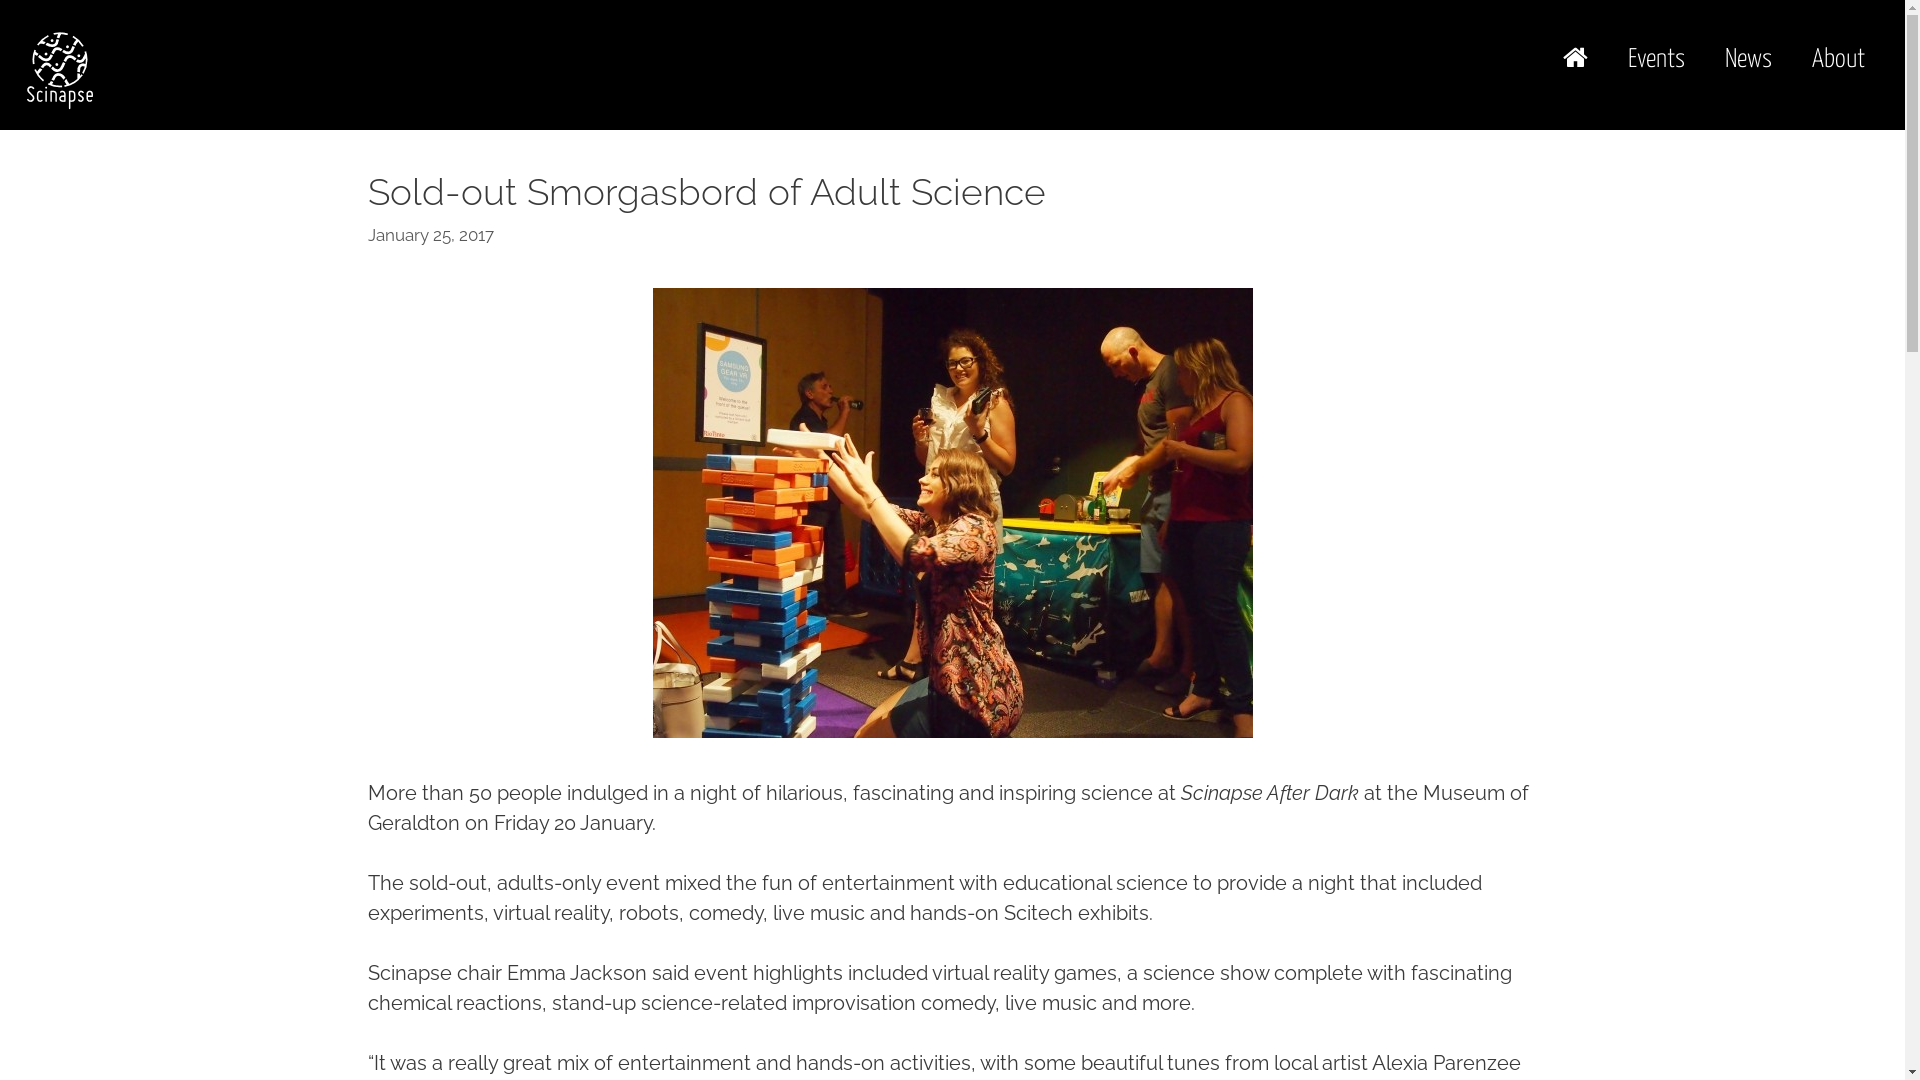 This screenshot has width=1920, height=1080. Describe the element at coordinates (430, 234) in the screenshot. I see `'January 25, 2017'` at that location.